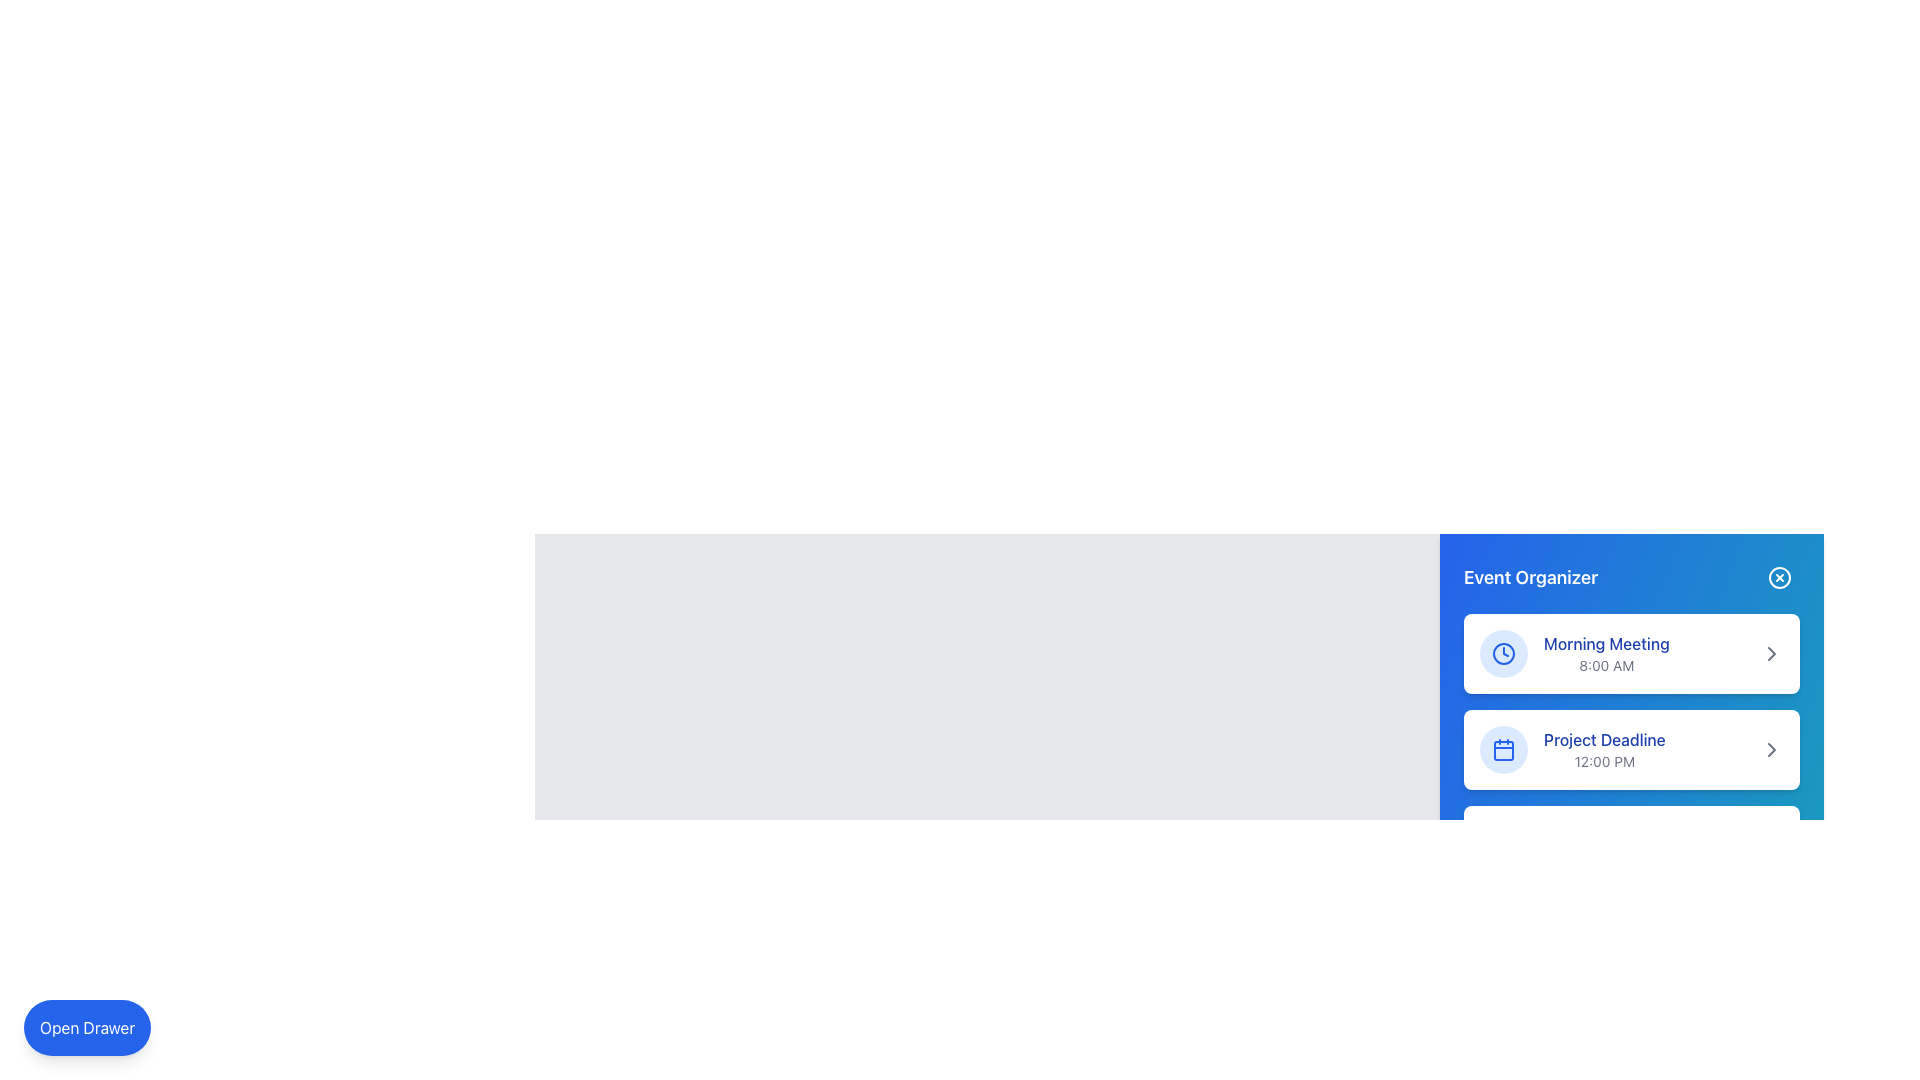 This screenshot has width=1920, height=1080. Describe the element at coordinates (1530, 578) in the screenshot. I see `the text label located in the top section of the blue sidebar interface, which serves as a title or label for event-related content` at that location.